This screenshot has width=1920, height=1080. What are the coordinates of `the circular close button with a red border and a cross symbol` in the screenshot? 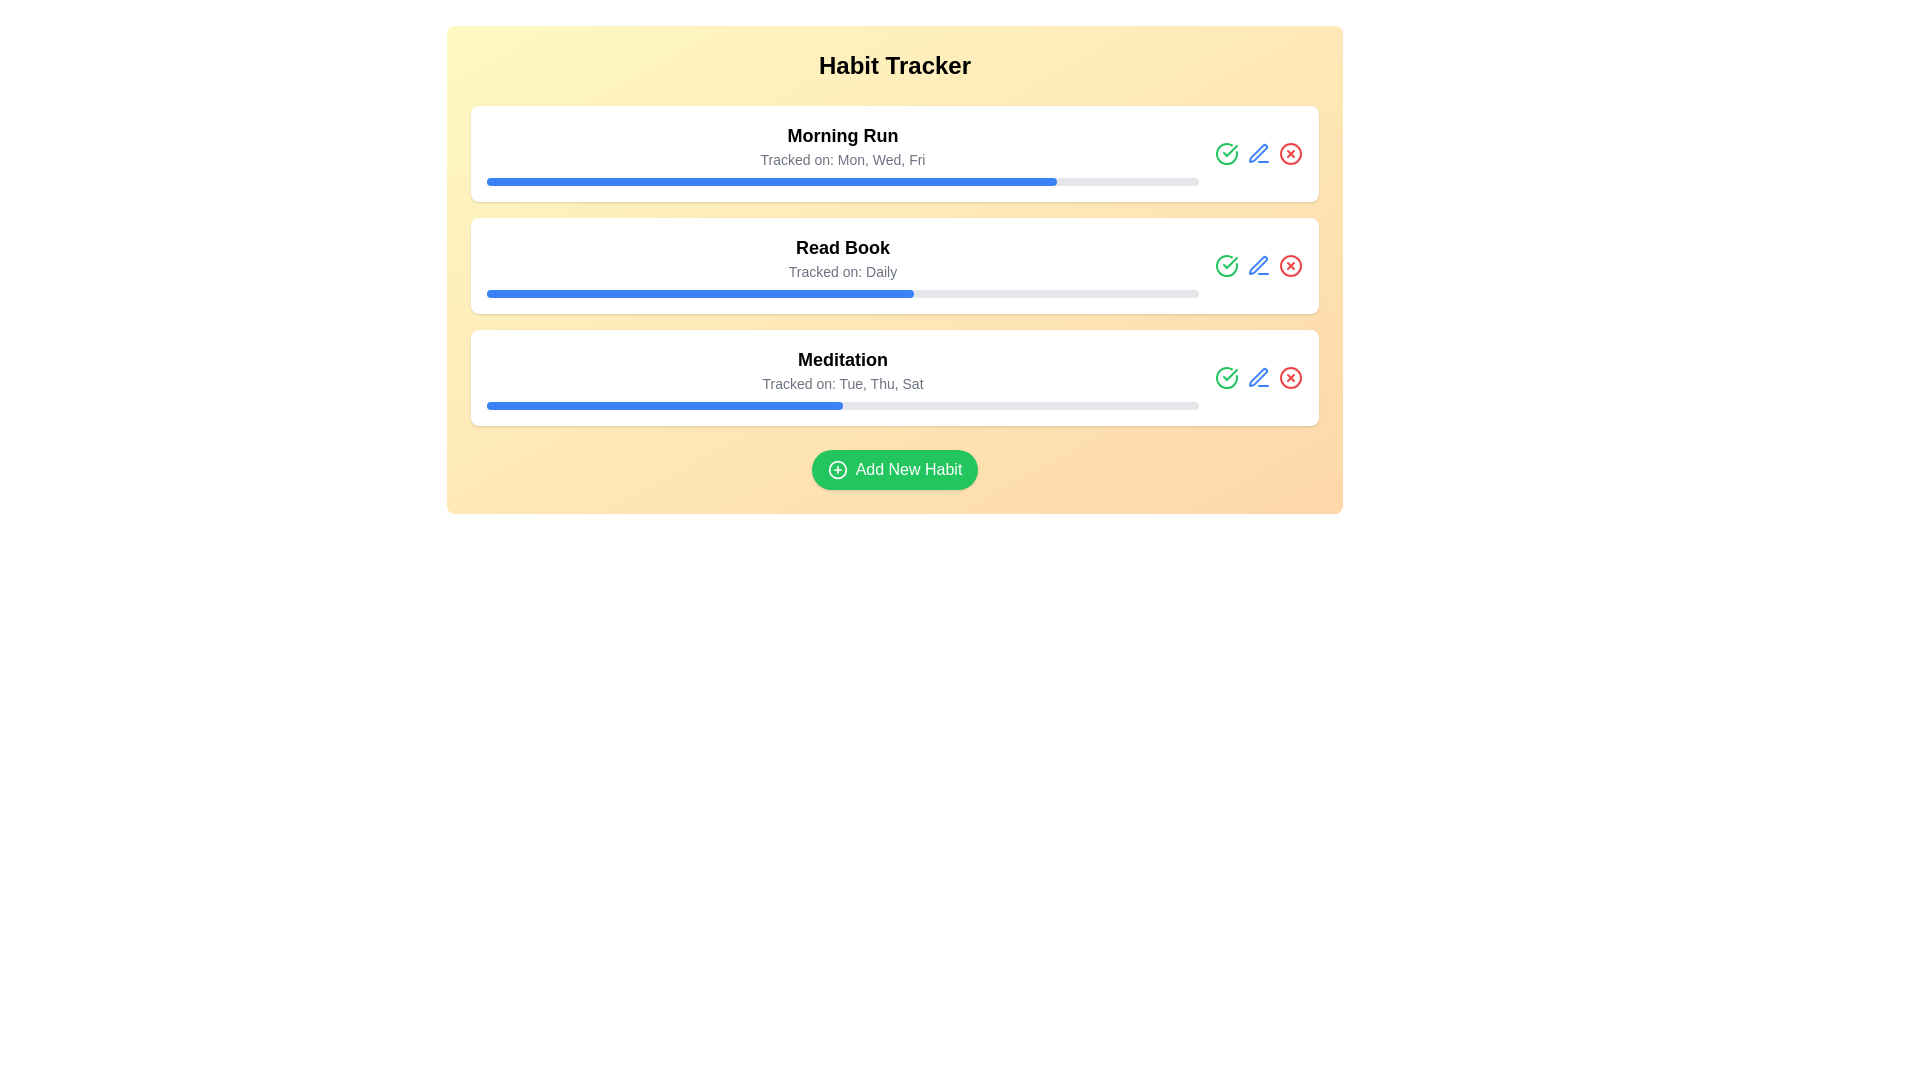 It's located at (1291, 378).